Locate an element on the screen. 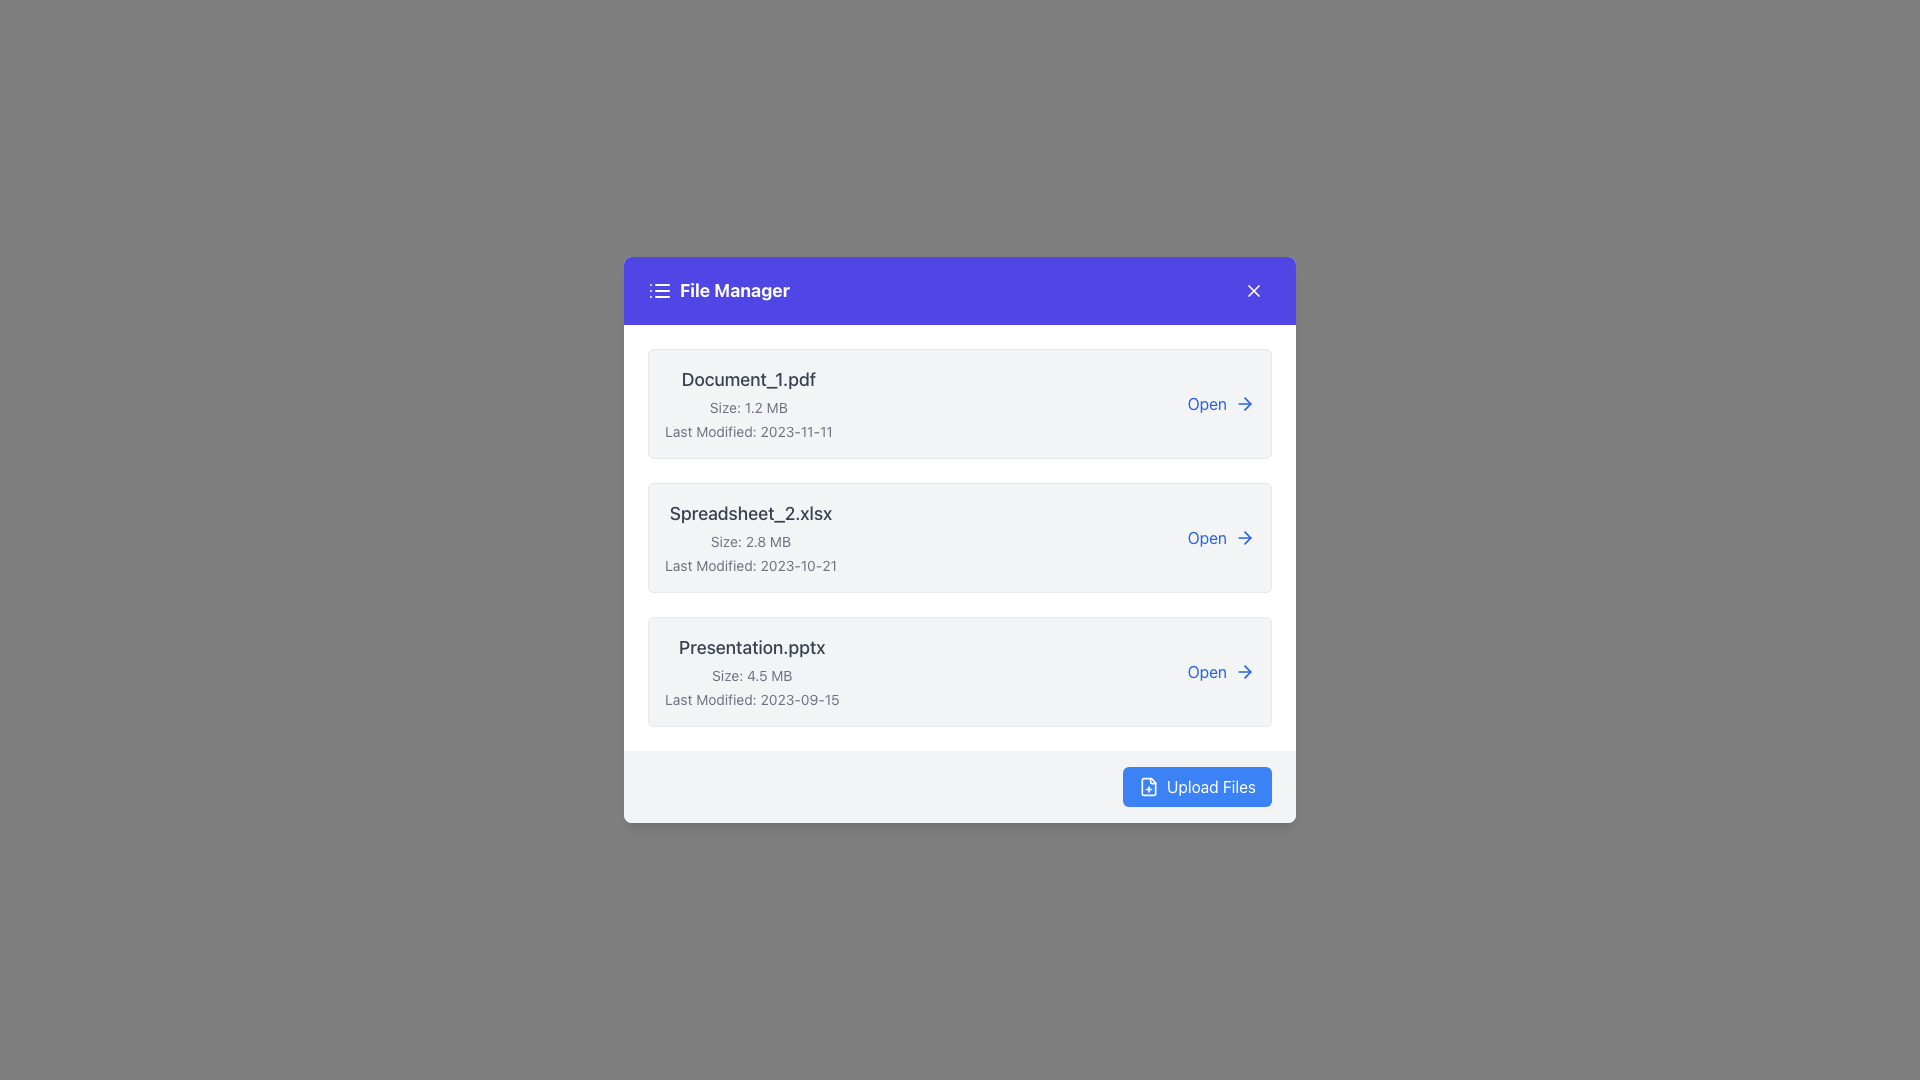 The image size is (1920, 1080). the close button located at the top-right corner of the 'File Manager' interface is located at coordinates (1252, 290).